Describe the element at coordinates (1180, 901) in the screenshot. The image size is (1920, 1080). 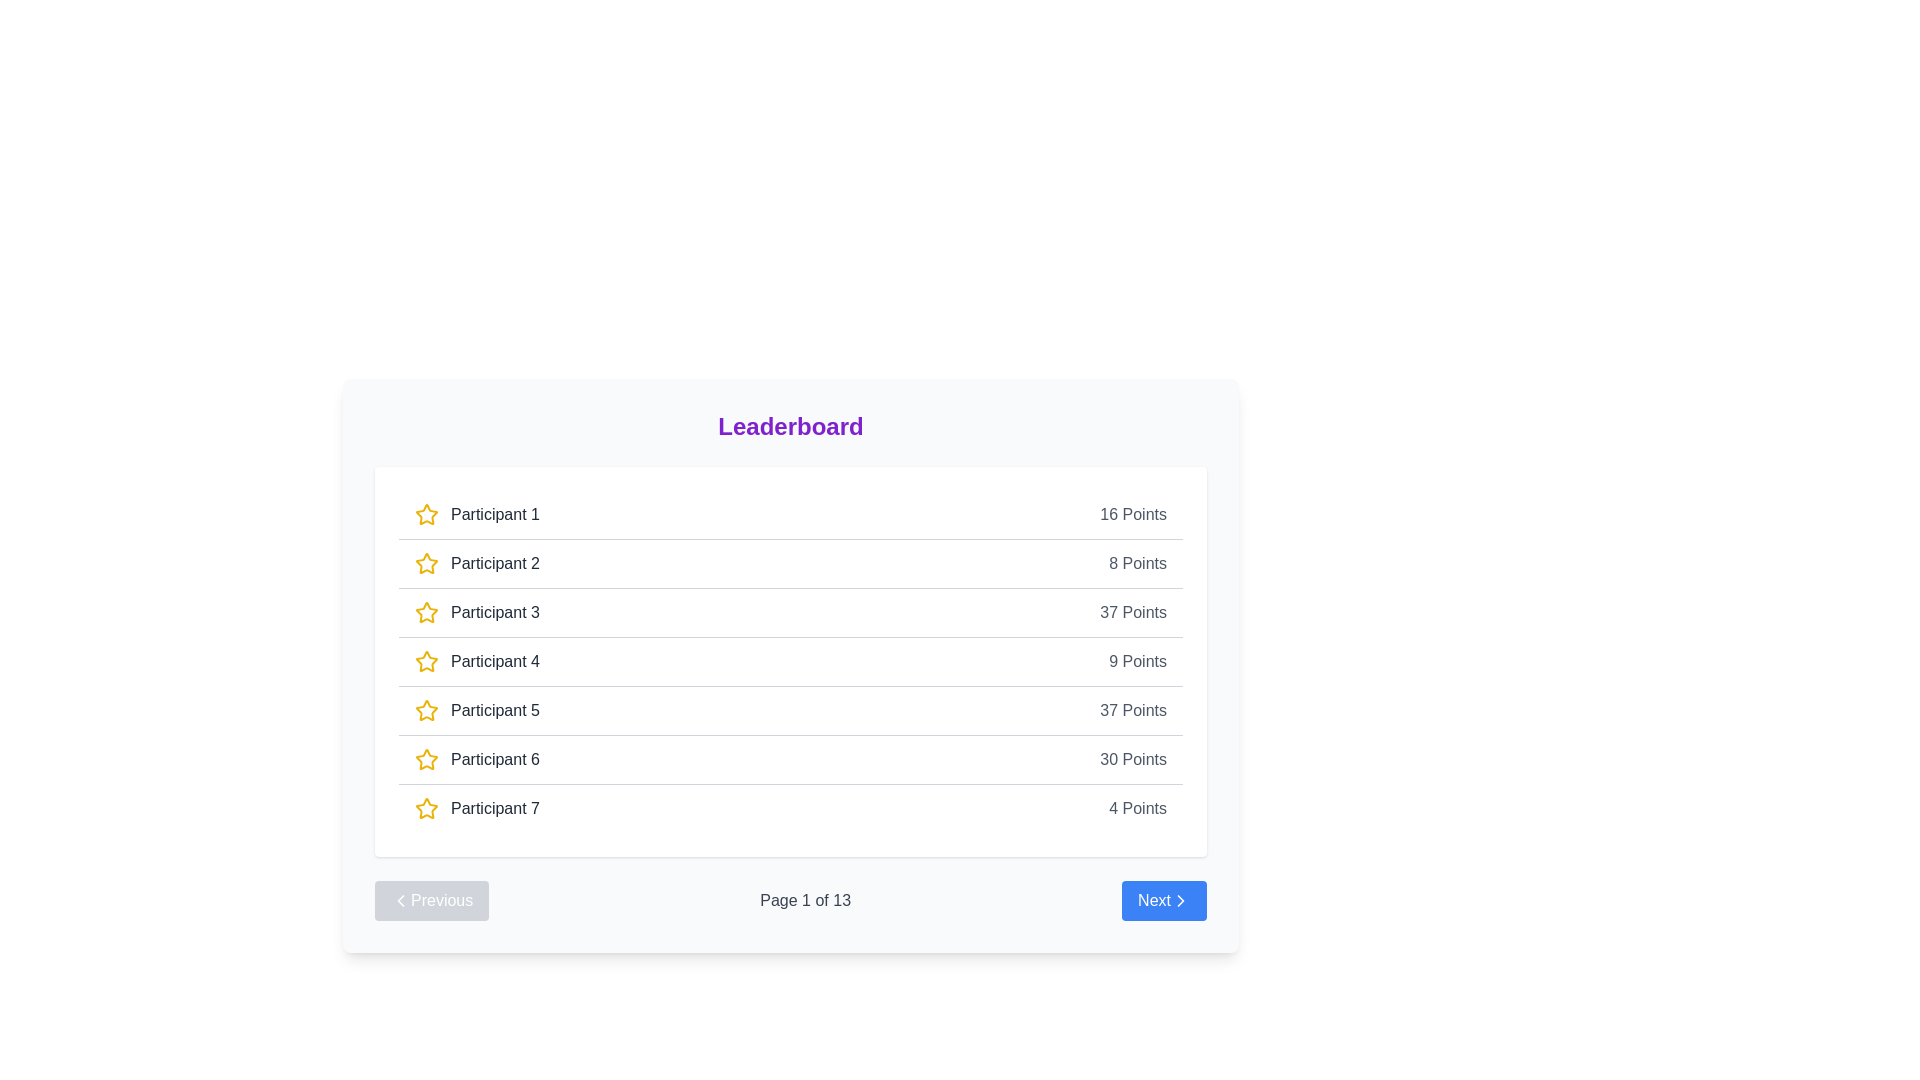
I see `the right-facing chevron icon within the blue 'Next' button located at the bottom-right of the interface` at that location.